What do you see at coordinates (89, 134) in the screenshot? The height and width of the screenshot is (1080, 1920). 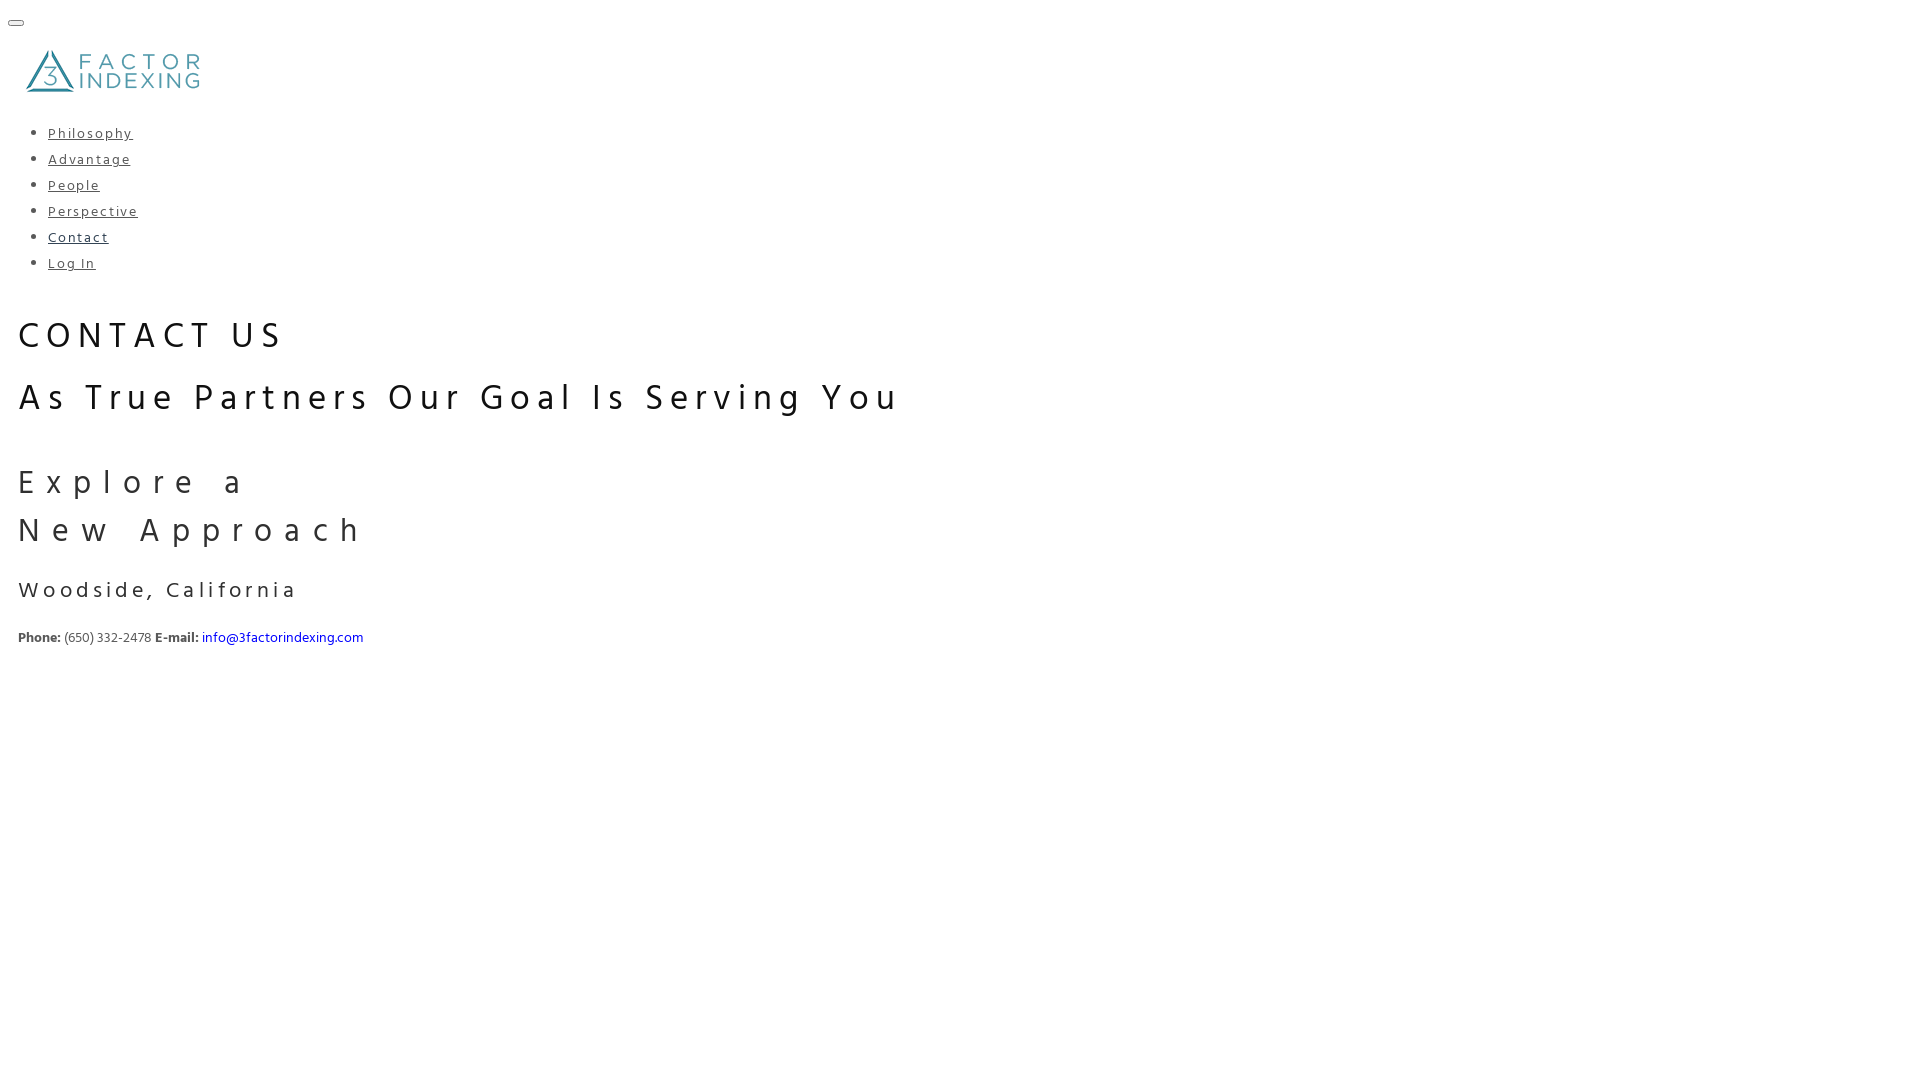 I see `'Philosophy'` at bounding box center [89, 134].